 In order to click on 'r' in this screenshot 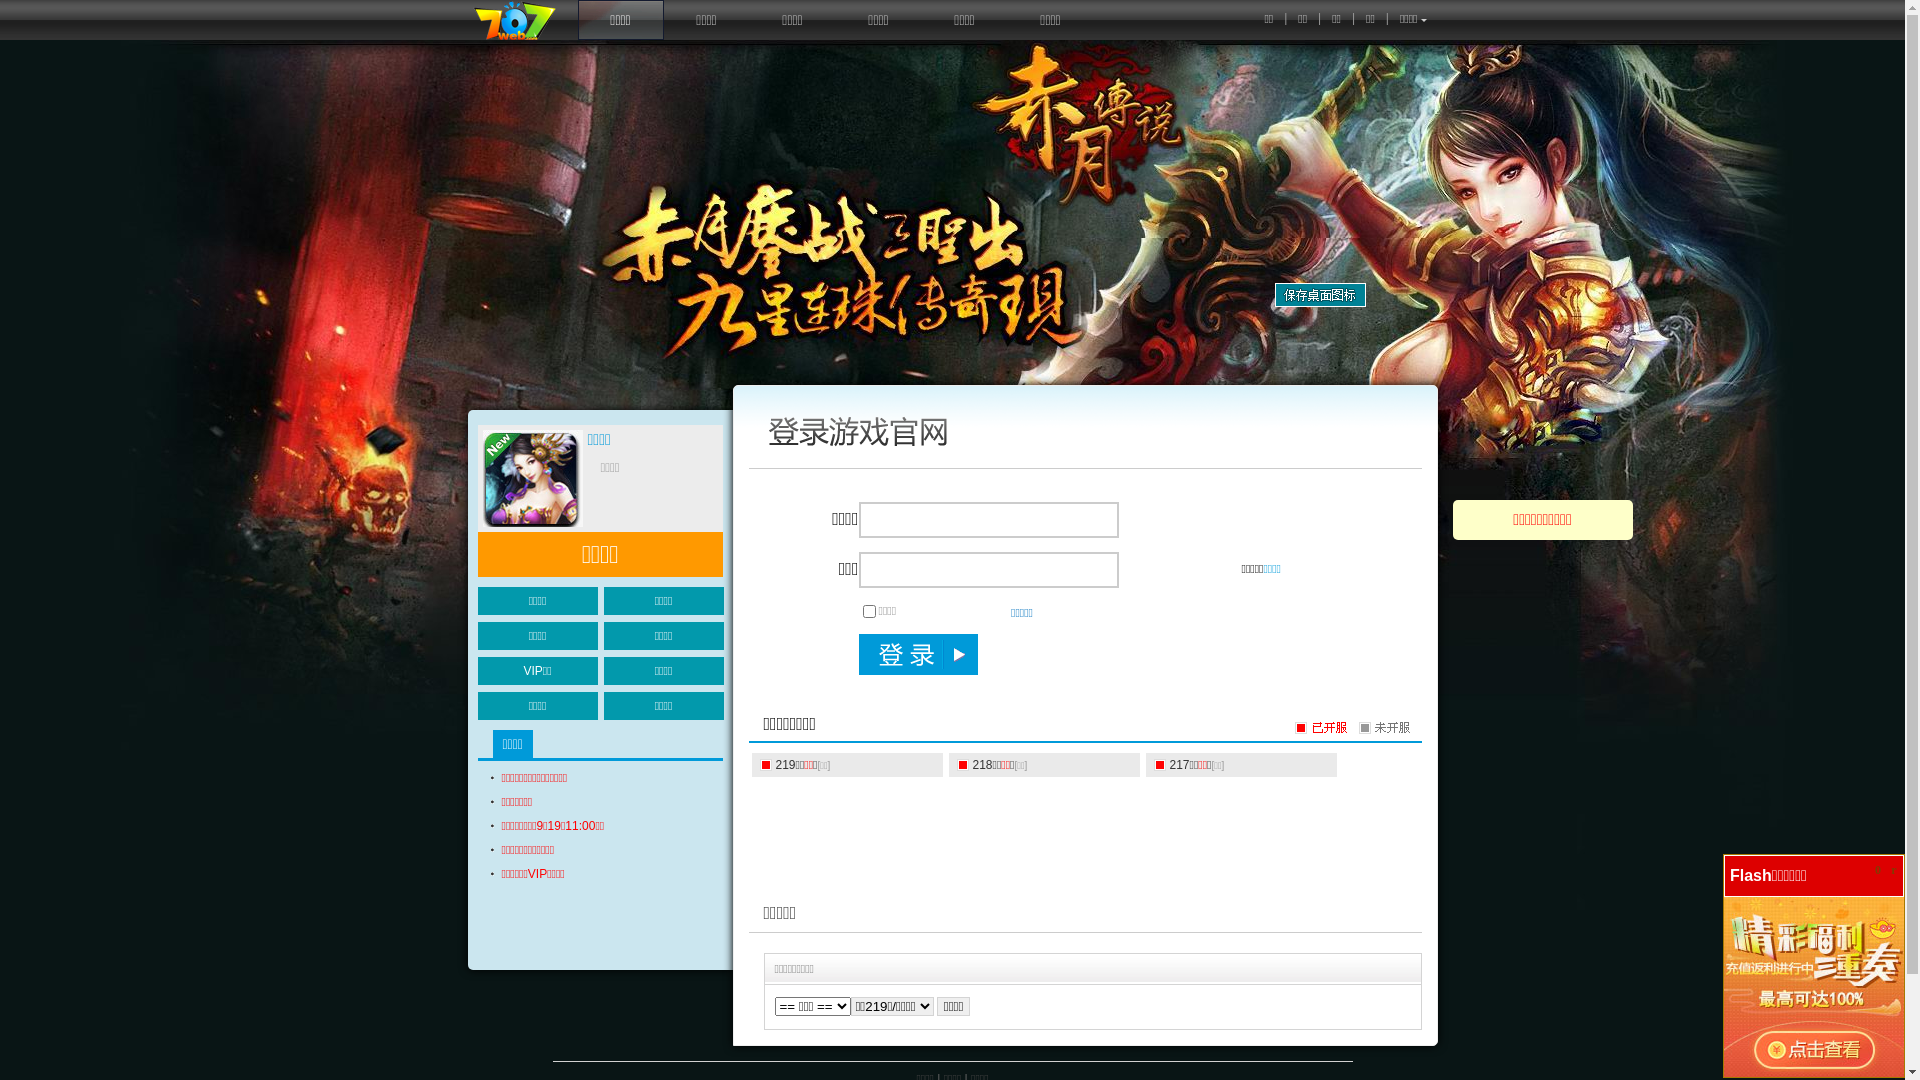, I will do `click(1893, 869)`.